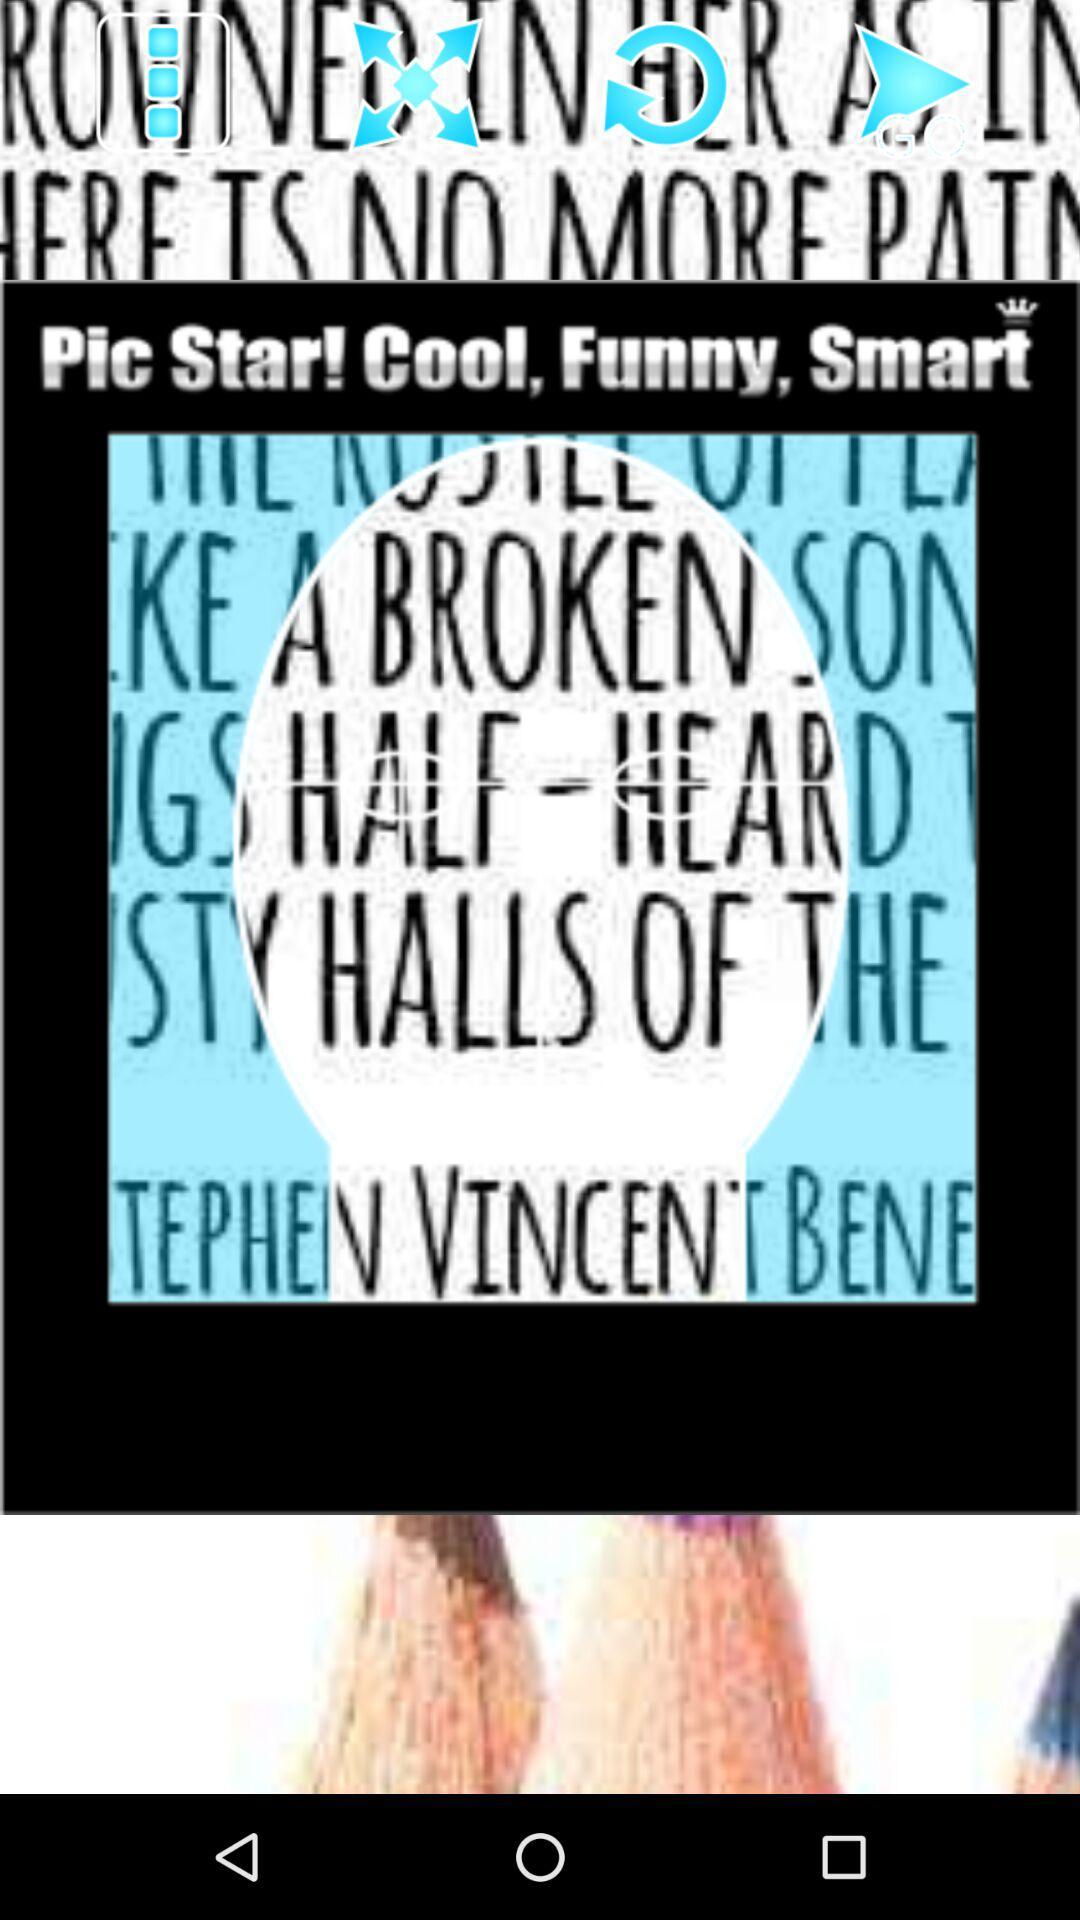 The width and height of the screenshot is (1080, 1920). I want to click on the navigation icon, so click(916, 90).